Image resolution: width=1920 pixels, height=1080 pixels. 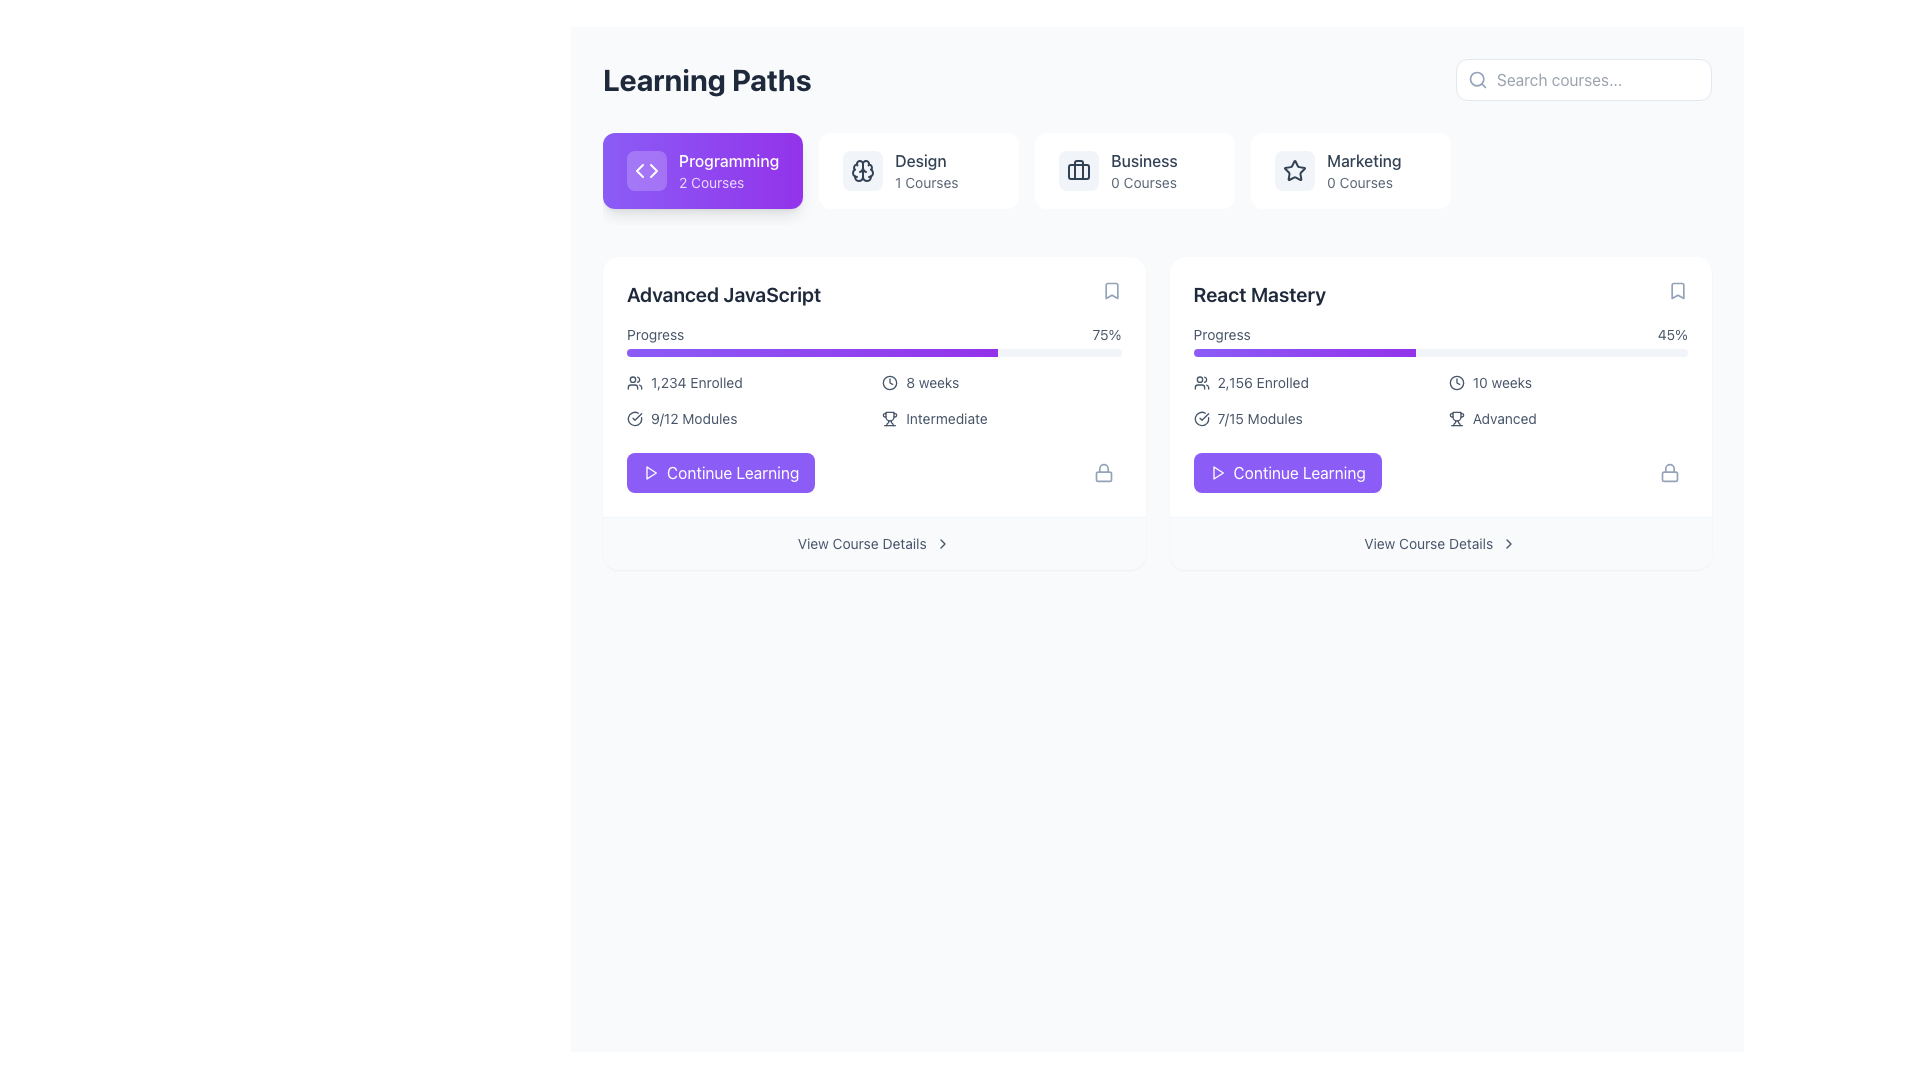 I want to click on the text label displaying '45%' in the progress section of the React Mastery card, which is aligned with the progress bar and located in the right-hand column of the learning paths overview, so click(x=1672, y=334).